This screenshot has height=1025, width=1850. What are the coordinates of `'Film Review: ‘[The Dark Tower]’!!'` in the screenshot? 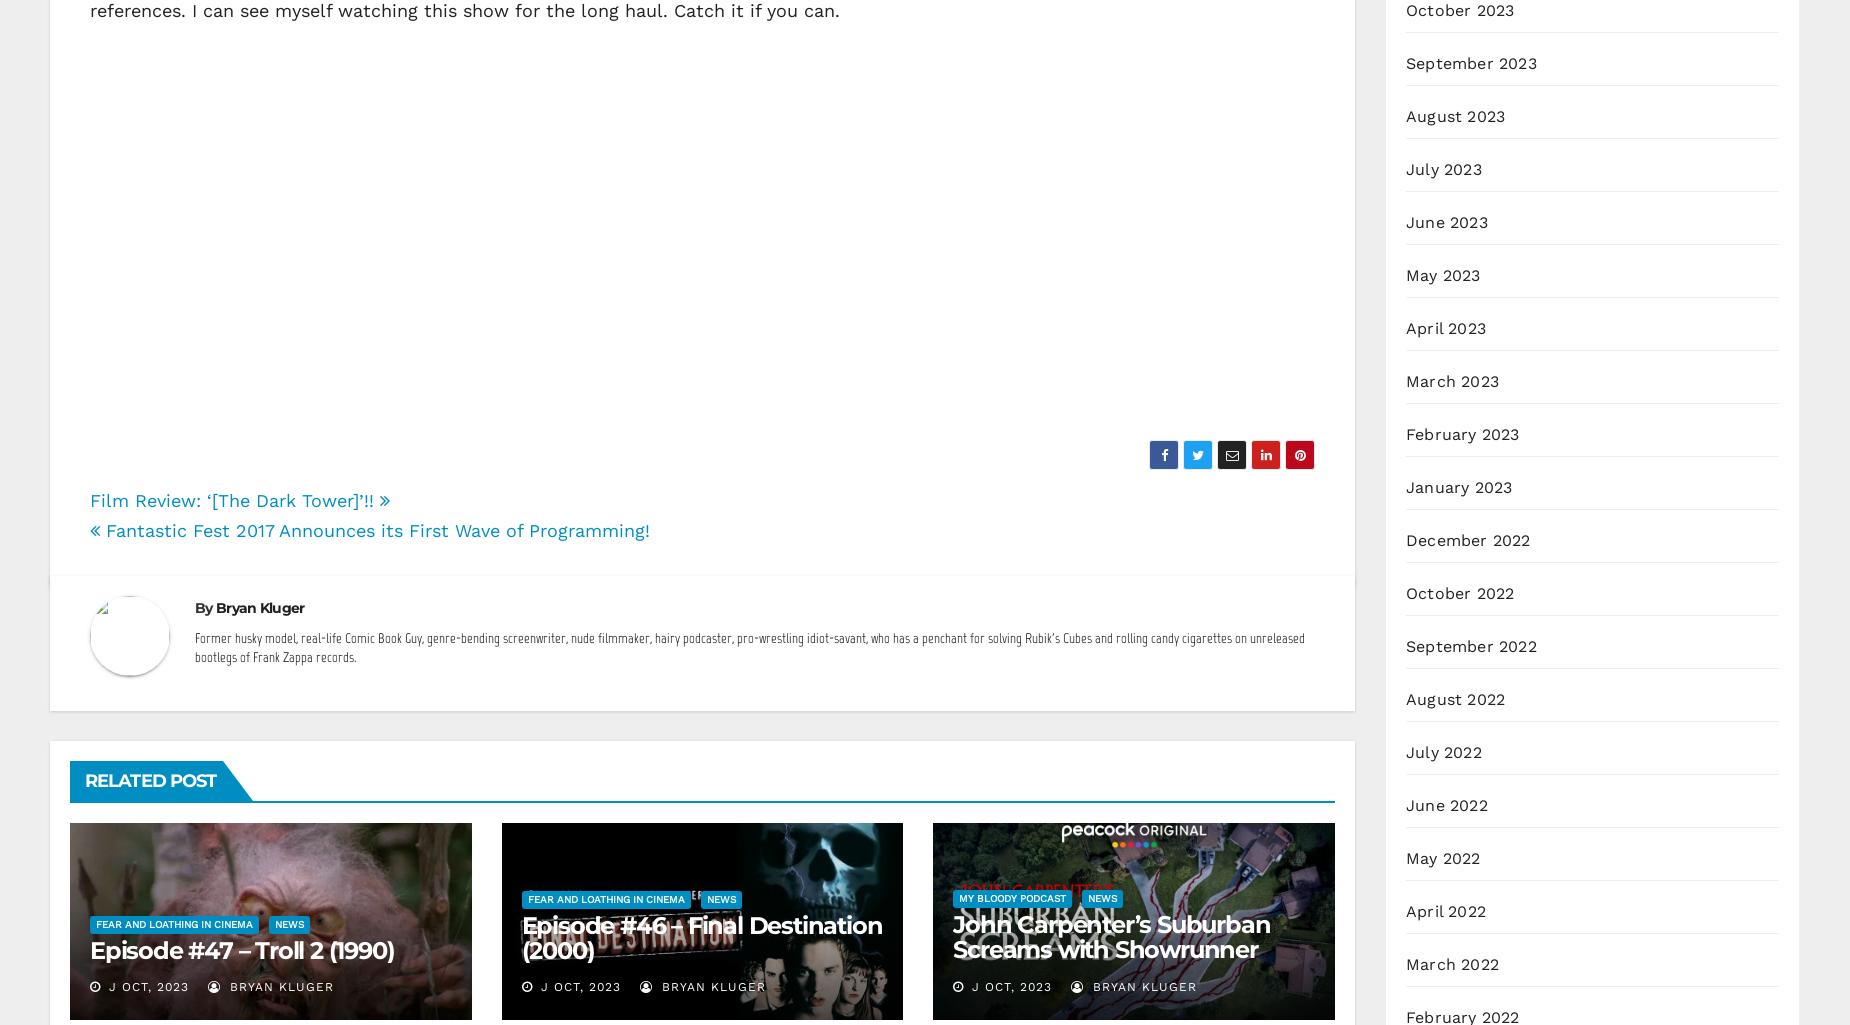 It's located at (88, 499).